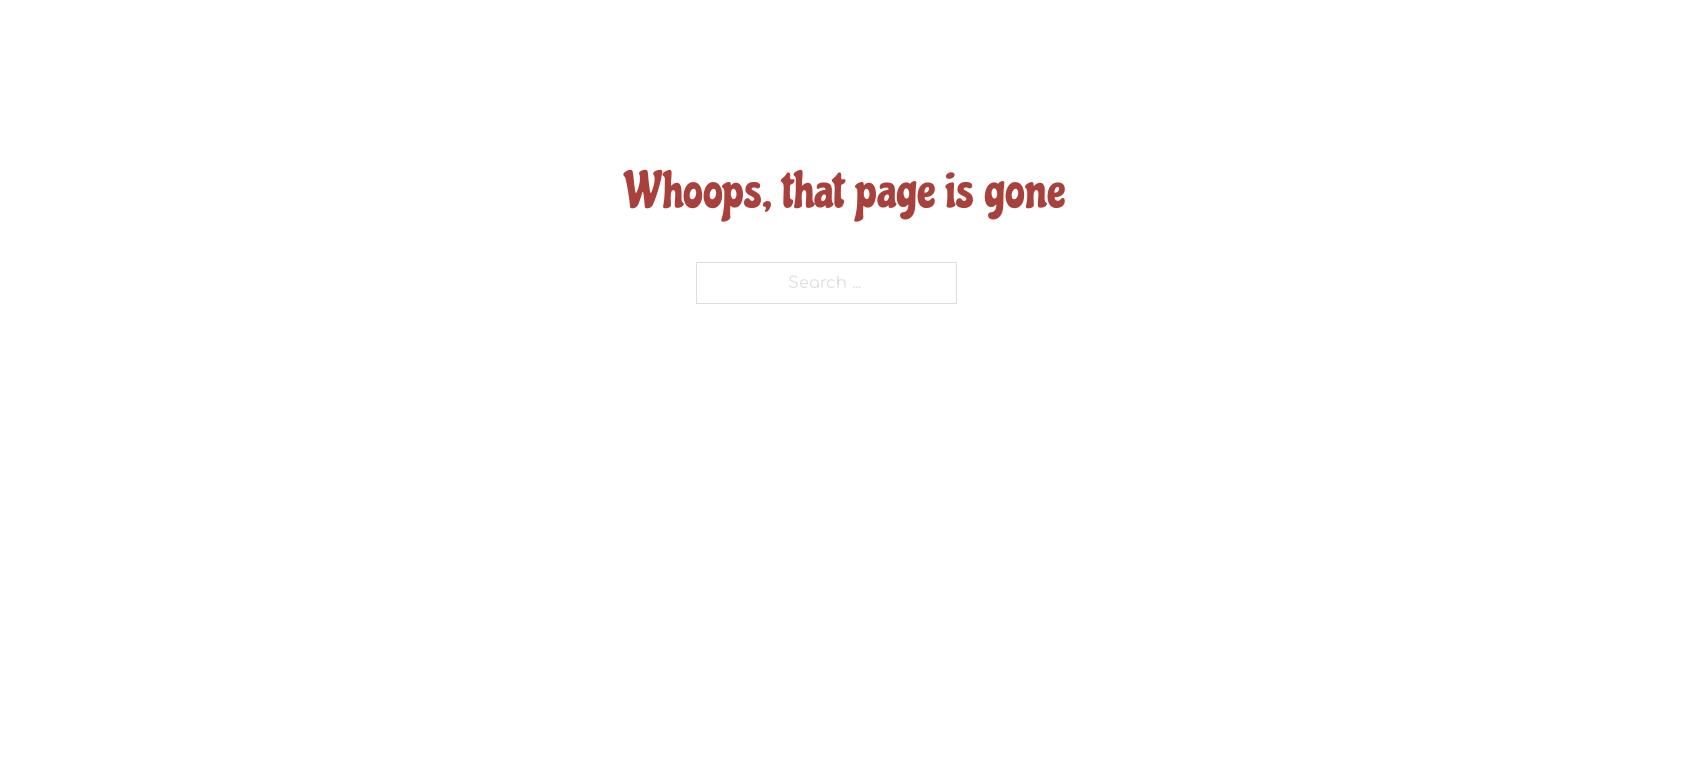 The image size is (1692, 768). What do you see at coordinates (902, 69) in the screenshot?
I see `'Menu'` at bounding box center [902, 69].